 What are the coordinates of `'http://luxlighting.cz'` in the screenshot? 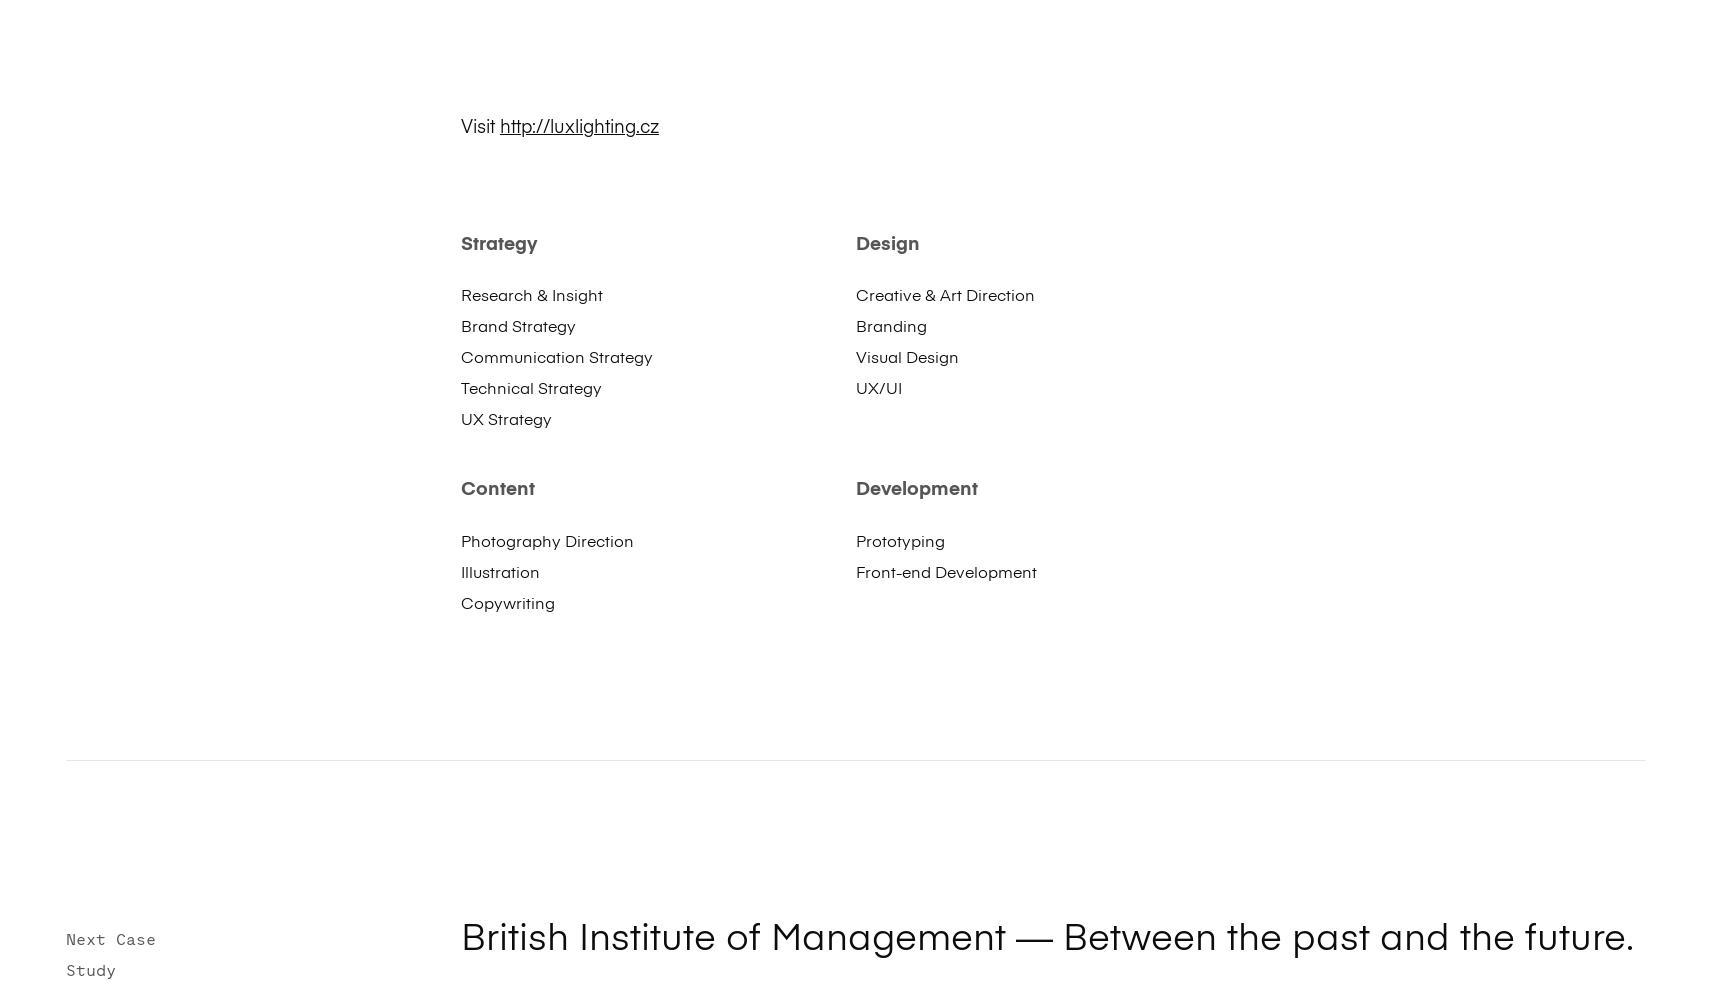 It's located at (577, 126).